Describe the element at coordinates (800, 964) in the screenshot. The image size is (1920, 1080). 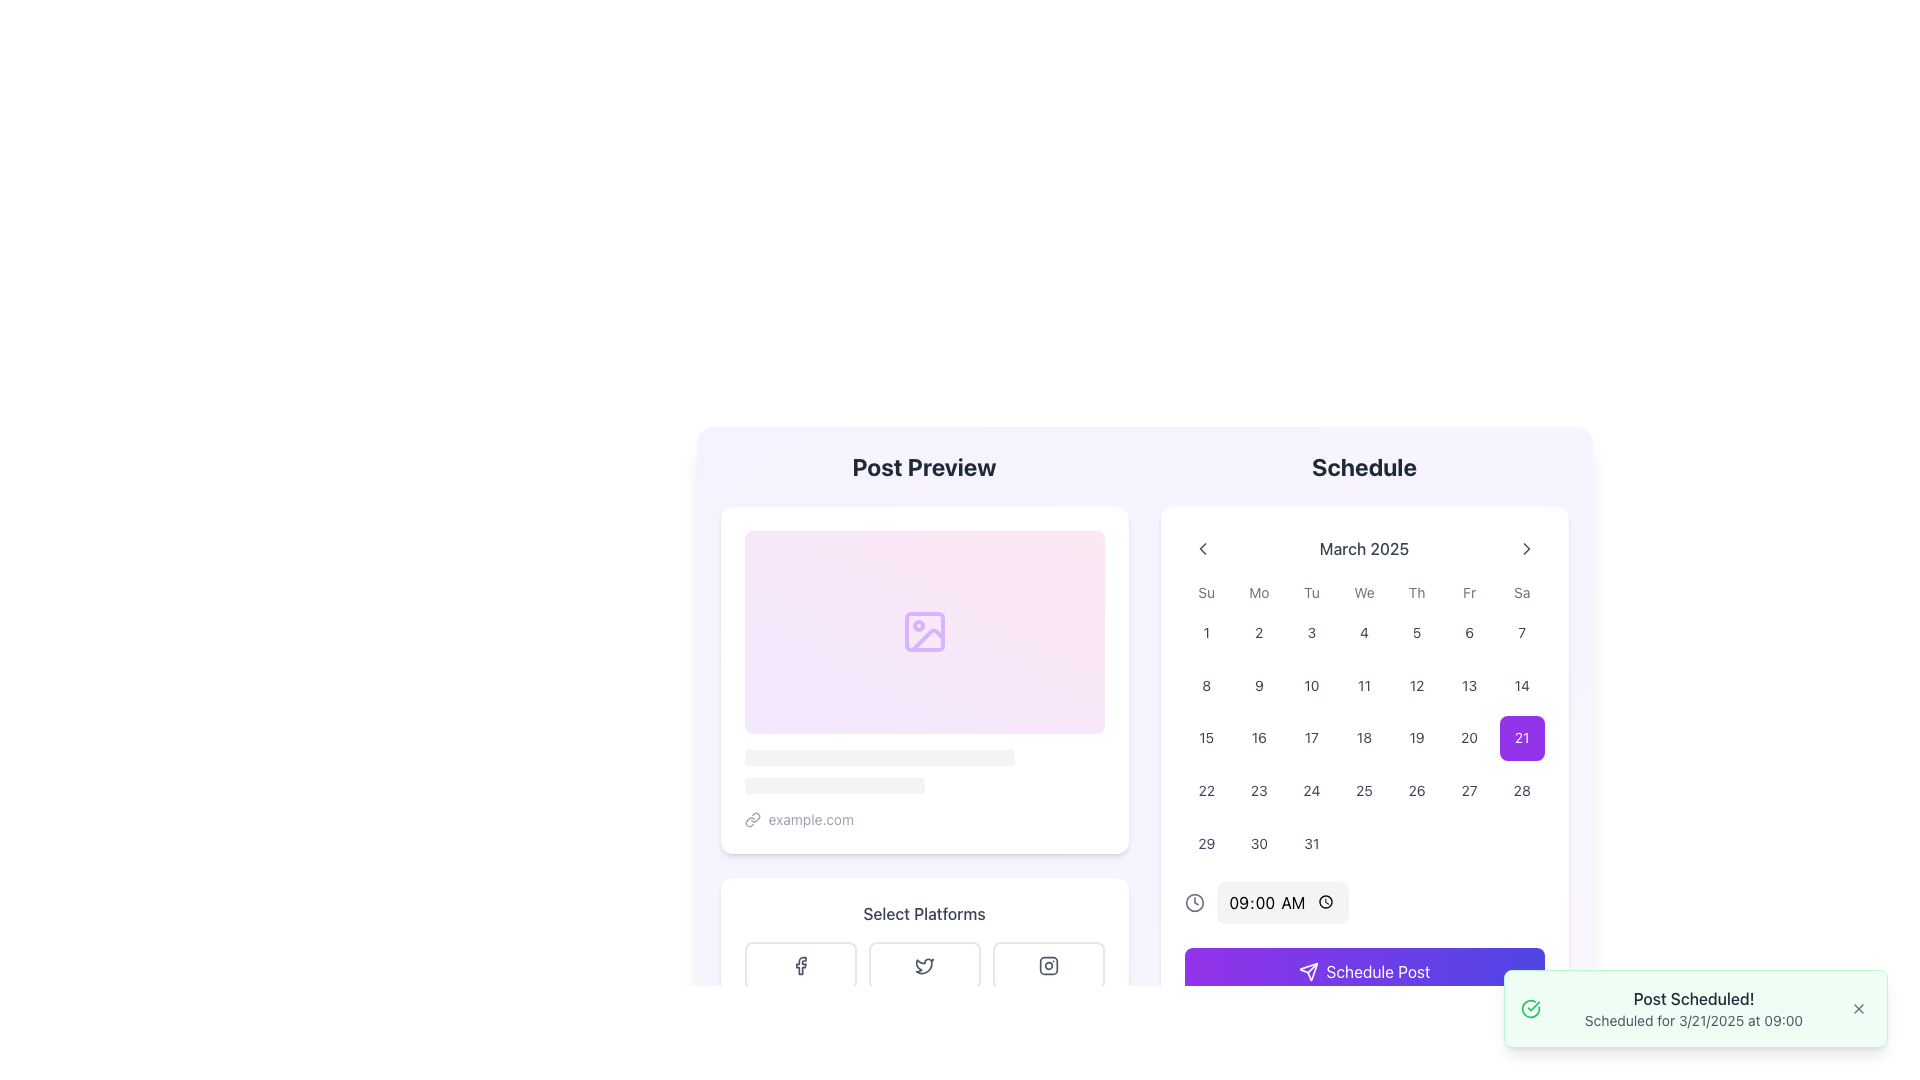
I see `the small Facebook logo icon in the 'Select Platforms' section located below the 'Post Preview' area for informational purposes` at that location.